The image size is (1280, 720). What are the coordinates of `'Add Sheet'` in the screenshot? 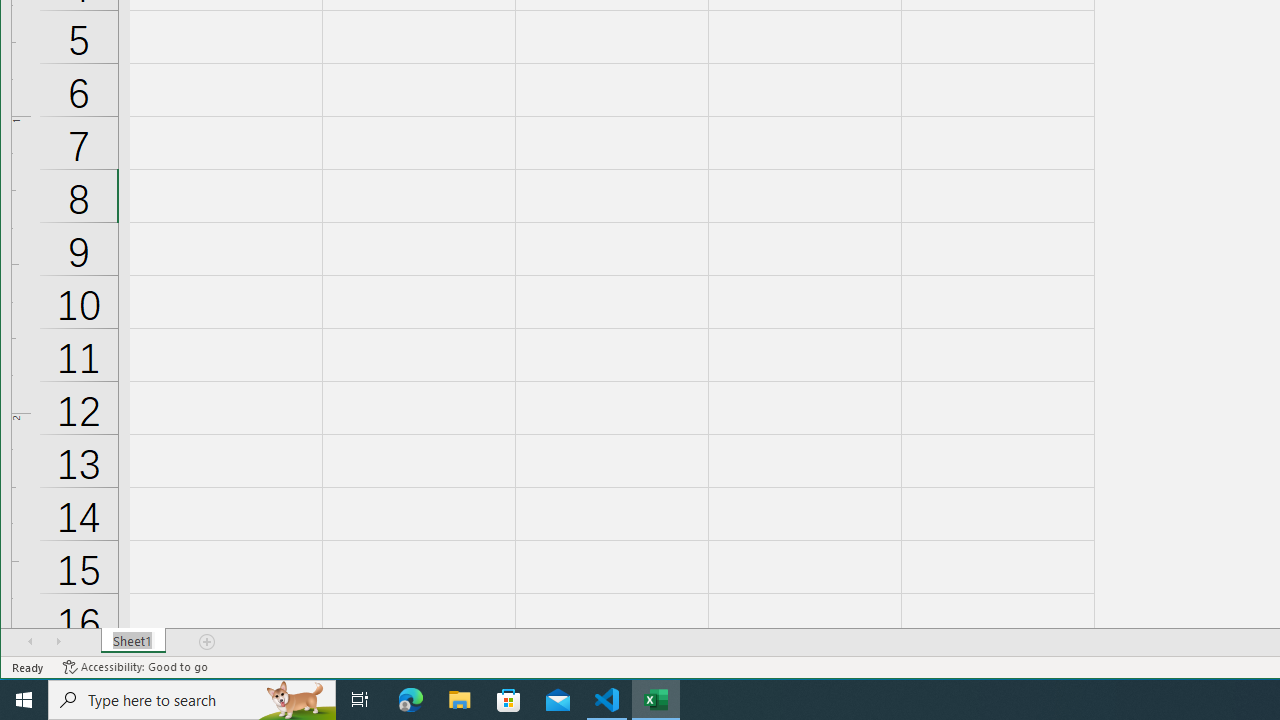 It's located at (208, 641).